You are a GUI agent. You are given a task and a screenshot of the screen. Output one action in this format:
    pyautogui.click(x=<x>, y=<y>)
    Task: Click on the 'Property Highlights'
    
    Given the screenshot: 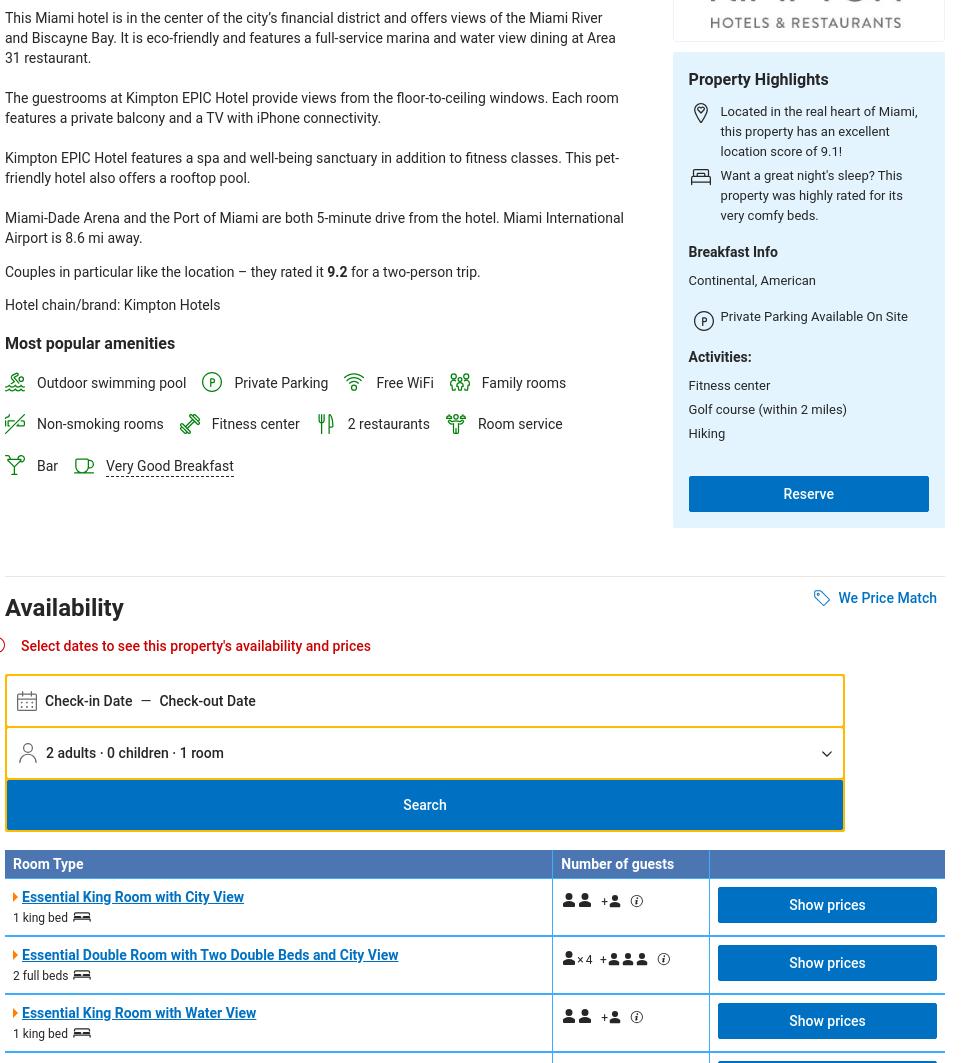 What is the action you would take?
    pyautogui.click(x=757, y=78)
    